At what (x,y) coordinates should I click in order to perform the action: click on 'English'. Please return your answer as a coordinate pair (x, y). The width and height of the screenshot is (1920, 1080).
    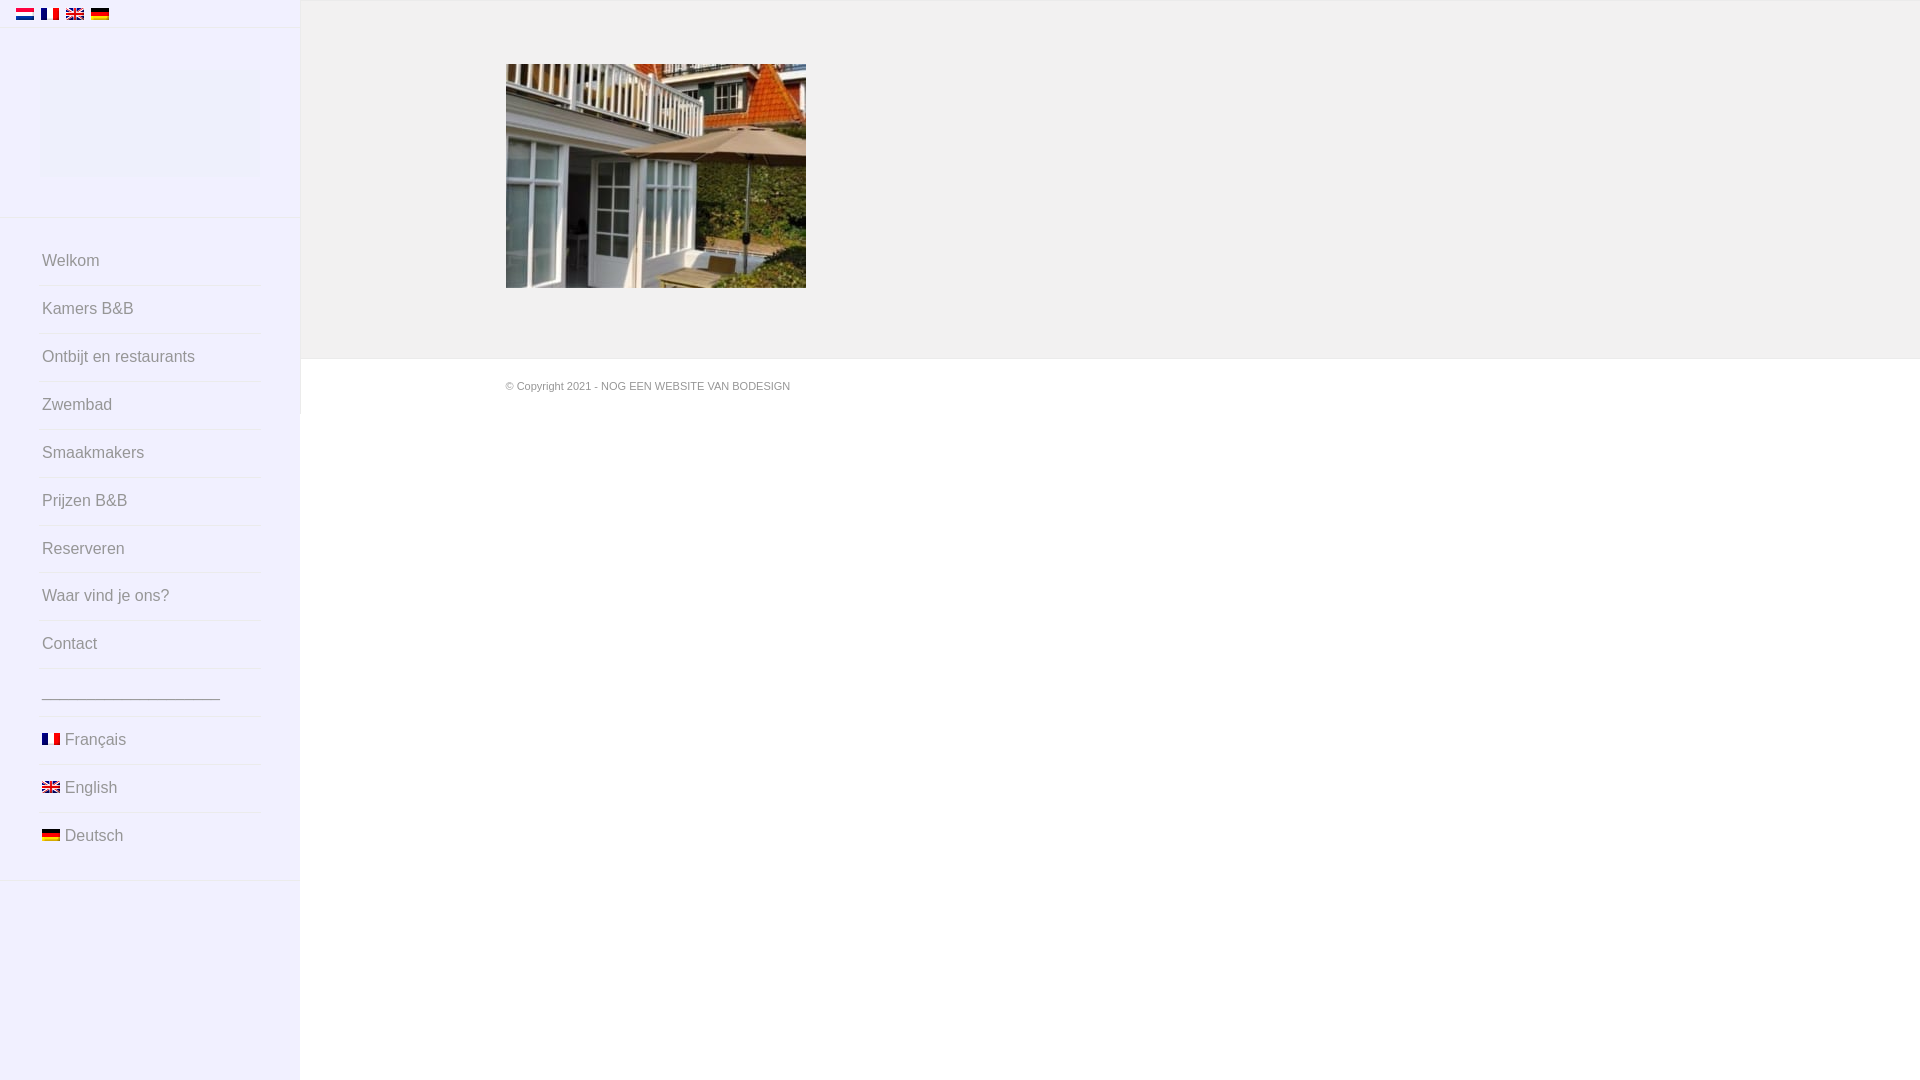
    Looking at the image, I should click on (148, 788).